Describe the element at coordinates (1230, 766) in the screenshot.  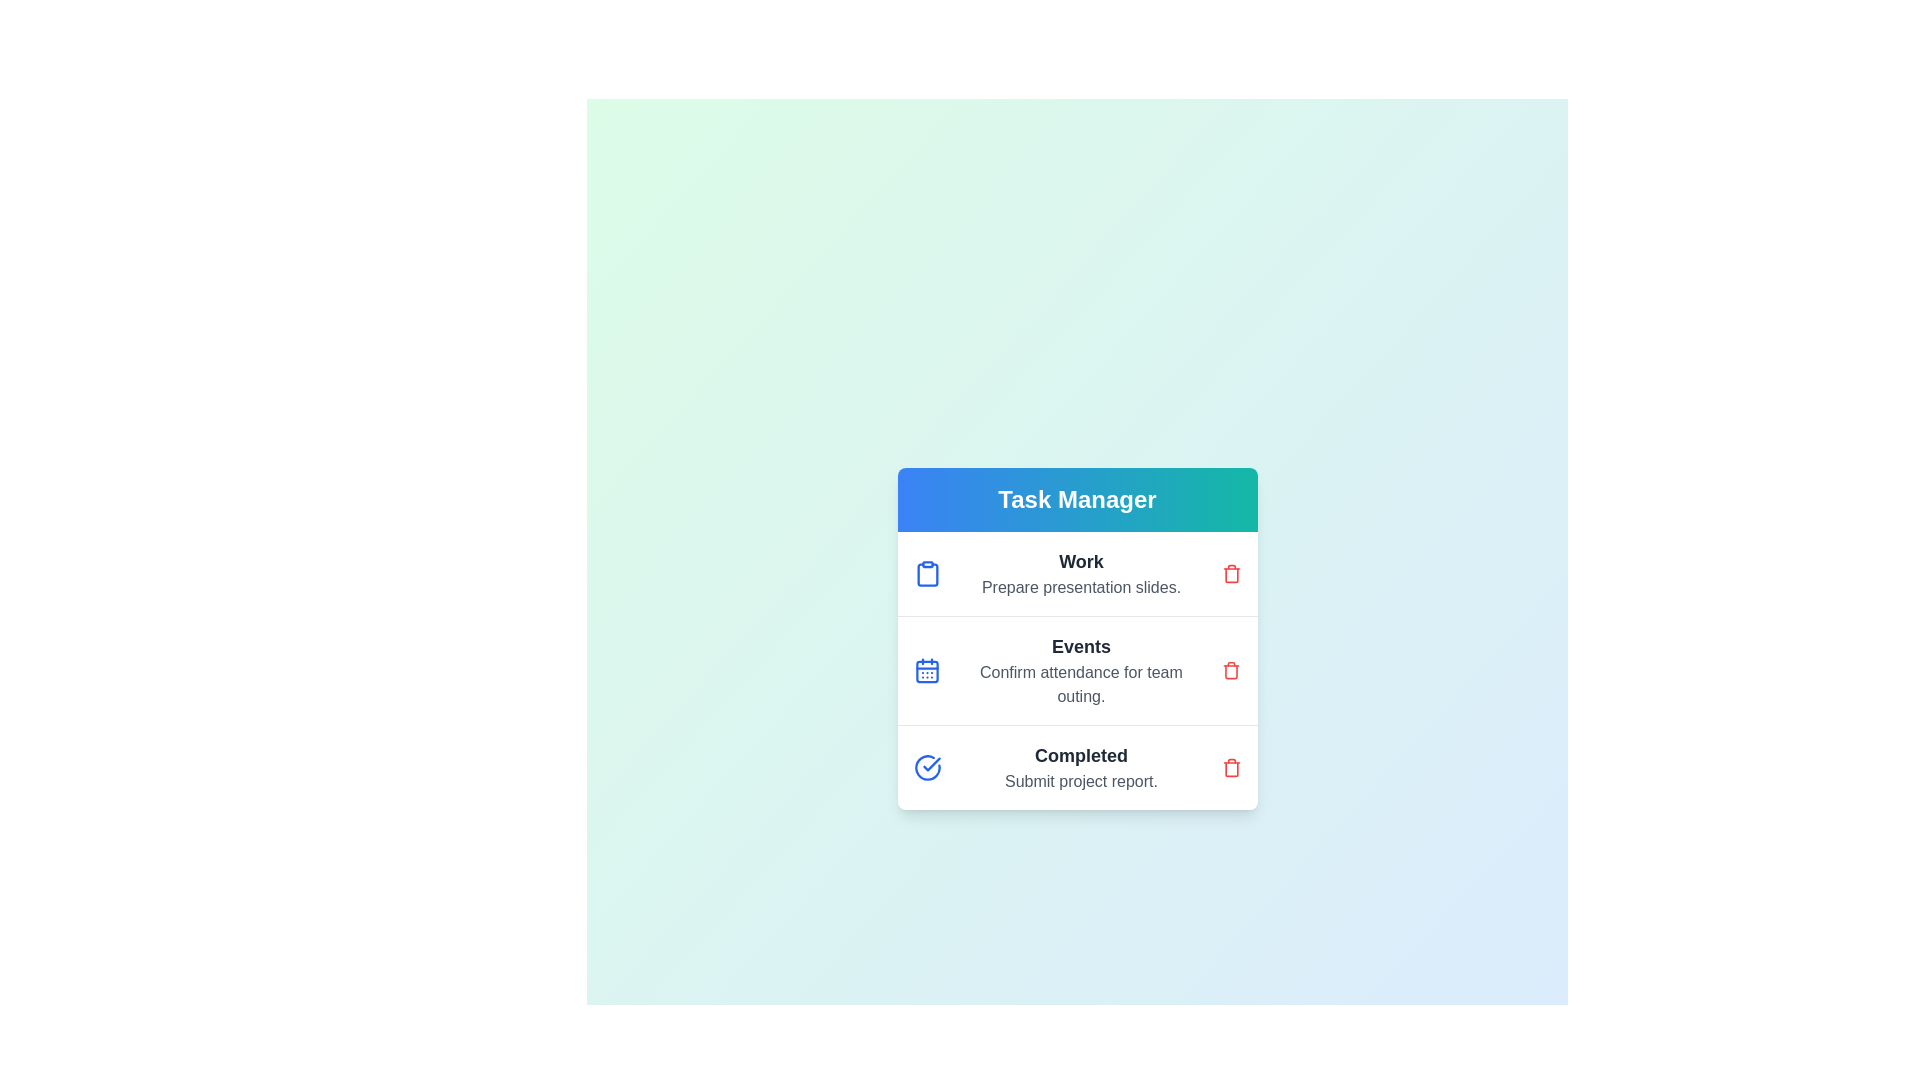
I see `the trash icon for the task with ID 3 to remove it from the list` at that location.